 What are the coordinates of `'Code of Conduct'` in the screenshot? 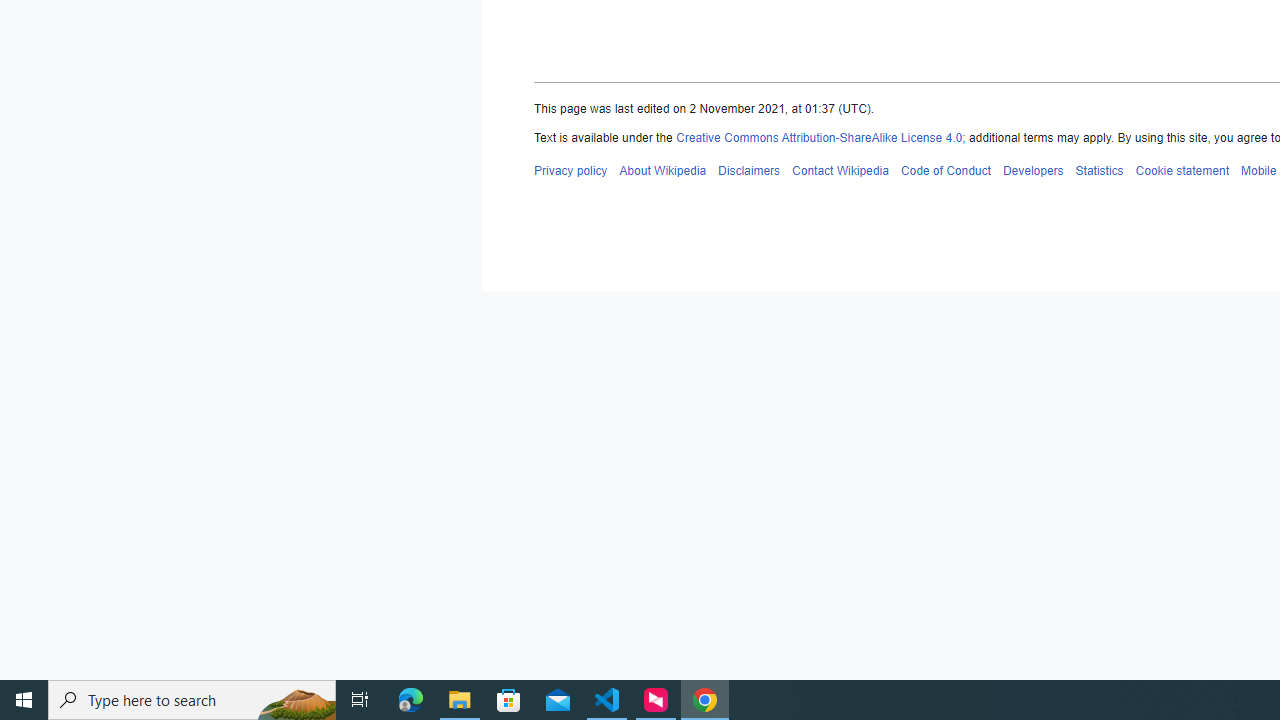 It's located at (944, 169).